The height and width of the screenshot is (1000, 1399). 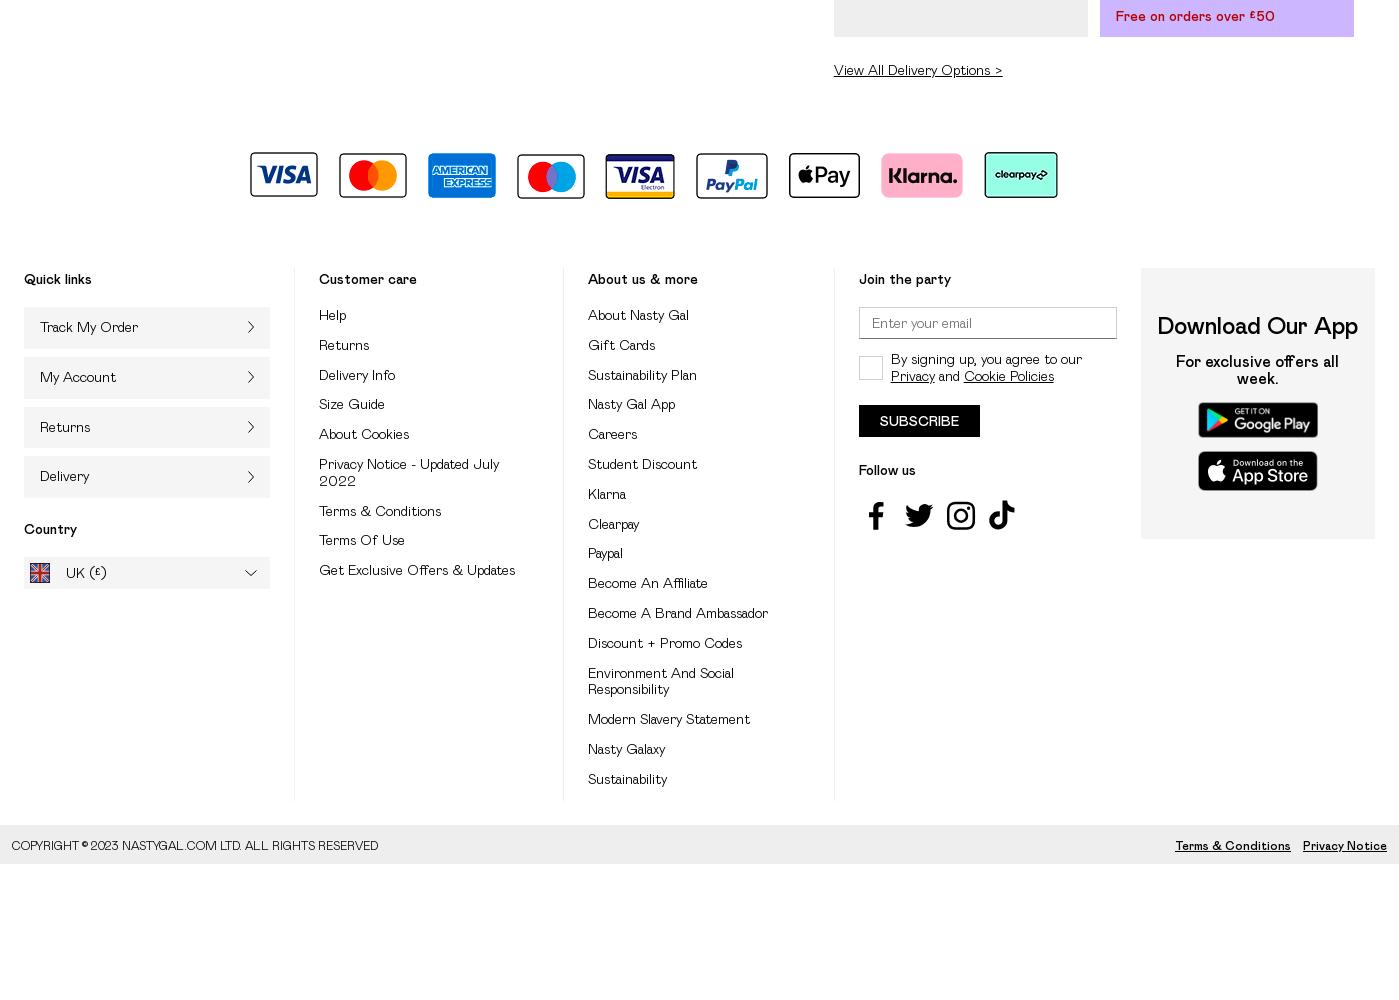 What do you see at coordinates (607, 492) in the screenshot?
I see `'Klarna'` at bounding box center [607, 492].